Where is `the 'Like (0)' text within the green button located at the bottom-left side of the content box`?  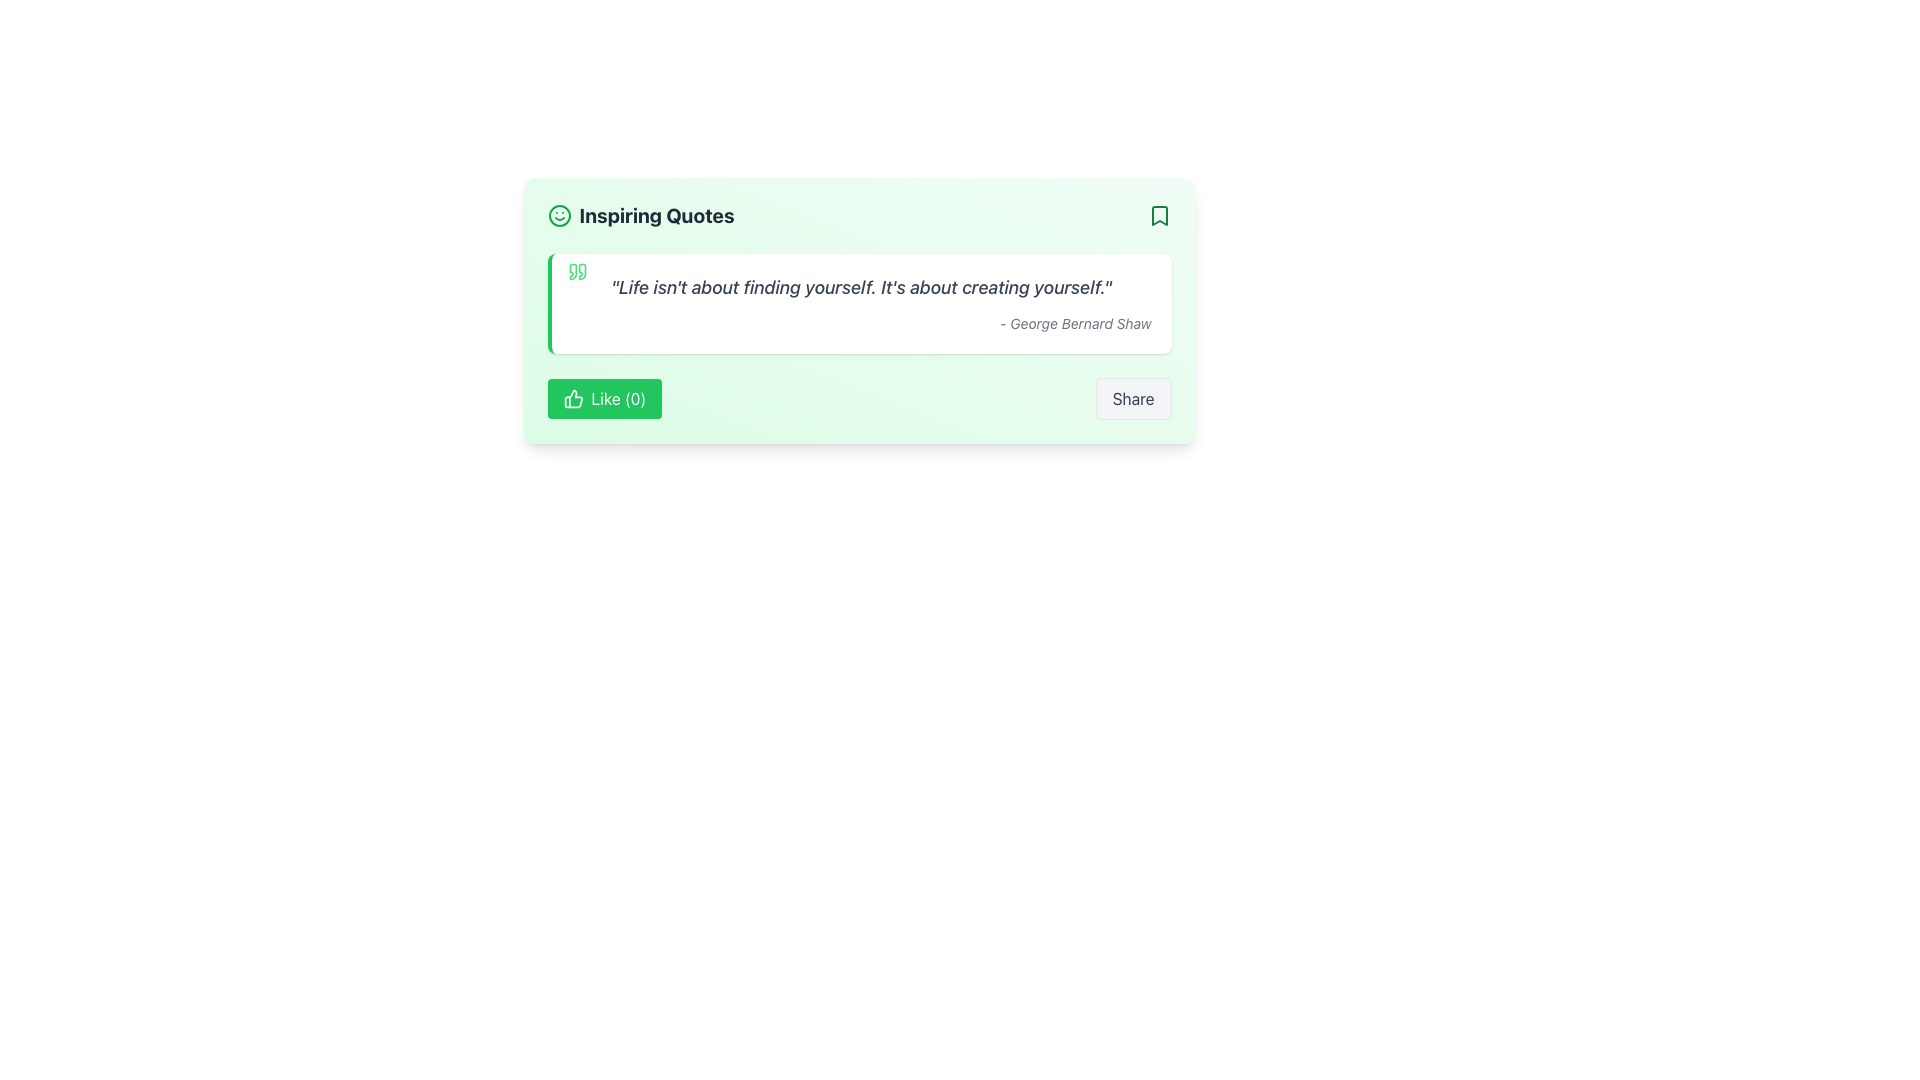
the 'Like (0)' text within the green button located at the bottom-left side of the content box is located at coordinates (617, 398).